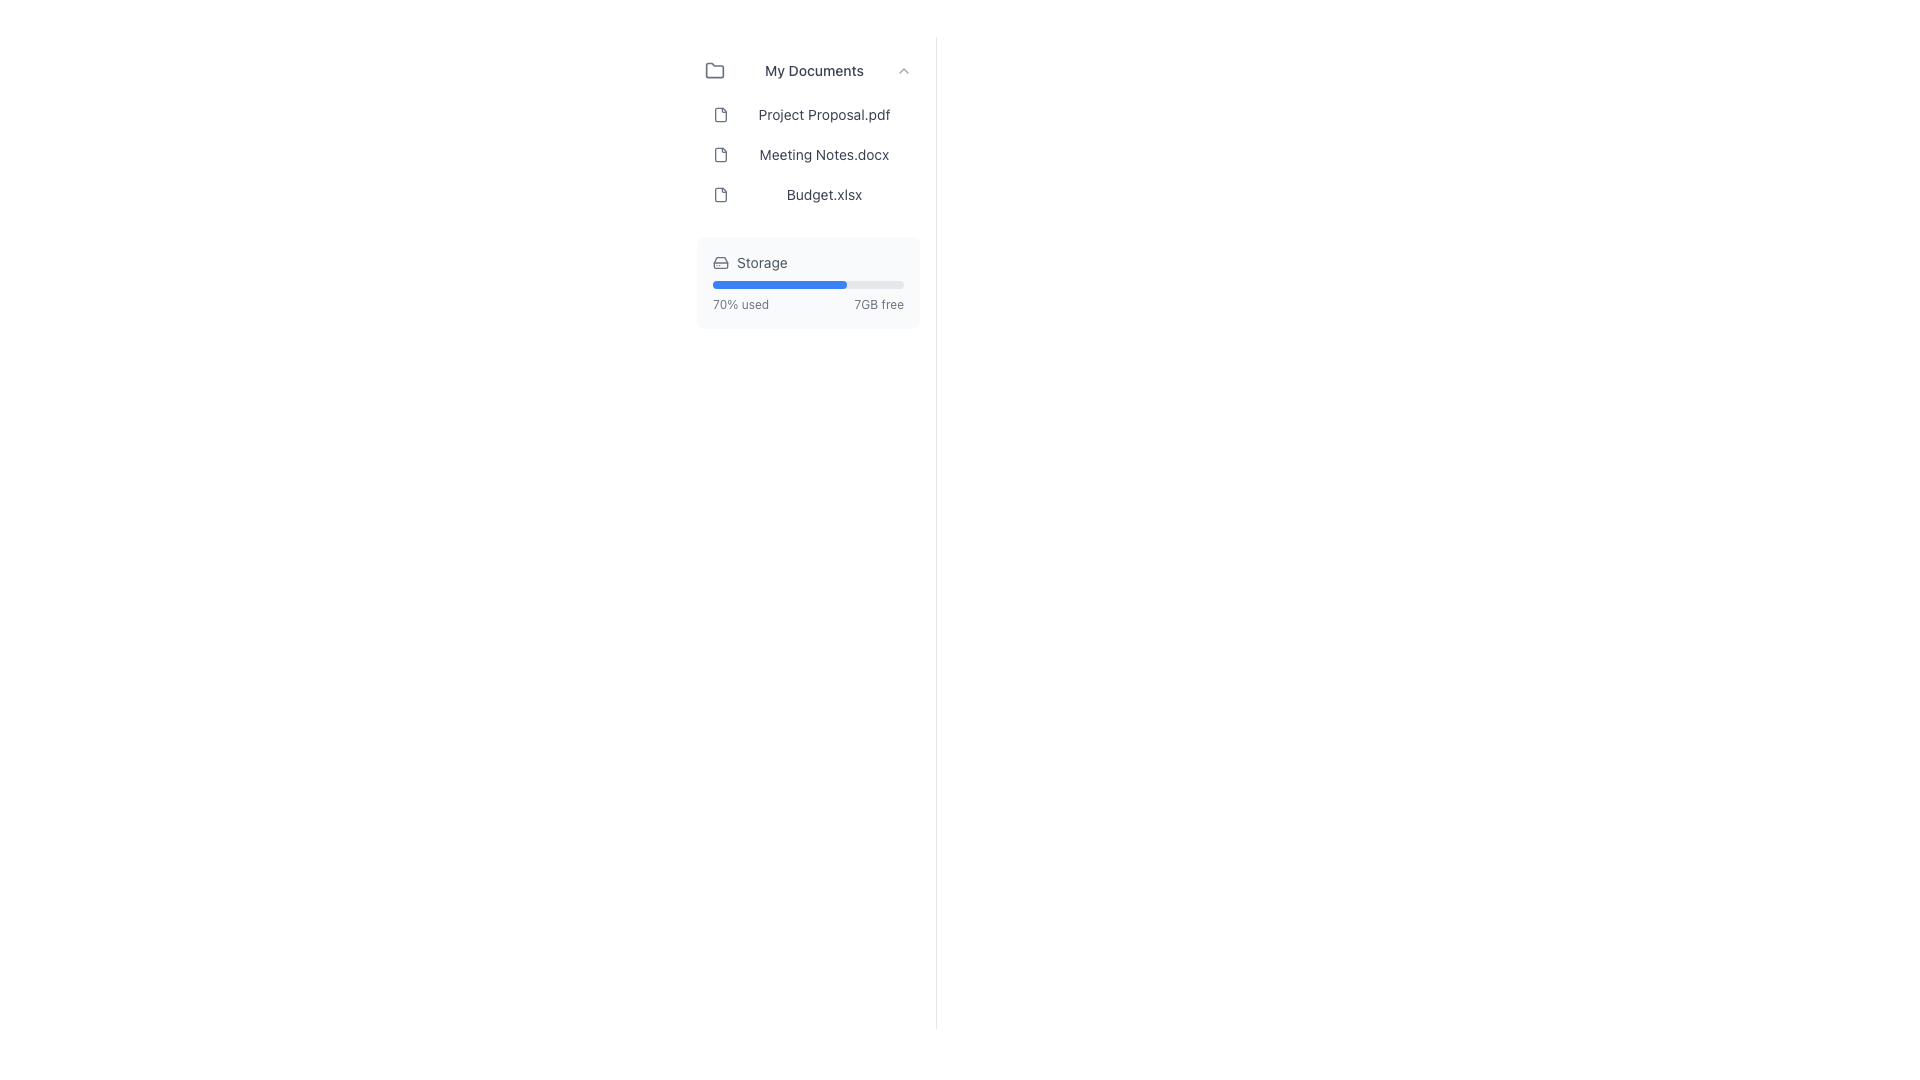  Describe the element at coordinates (814, 69) in the screenshot. I see `the 'My Documents' text label located at the top of the document list in the sidebar` at that location.